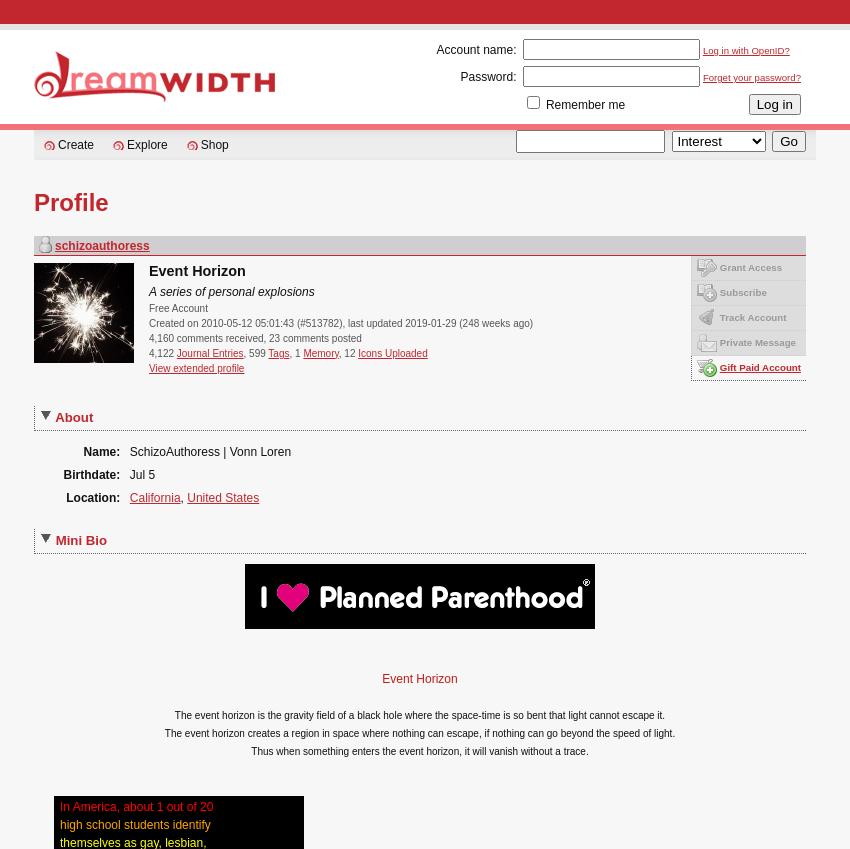  What do you see at coordinates (487, 77) in the screenshot?
I see `'Password:'` at bounding box center [487, 77].